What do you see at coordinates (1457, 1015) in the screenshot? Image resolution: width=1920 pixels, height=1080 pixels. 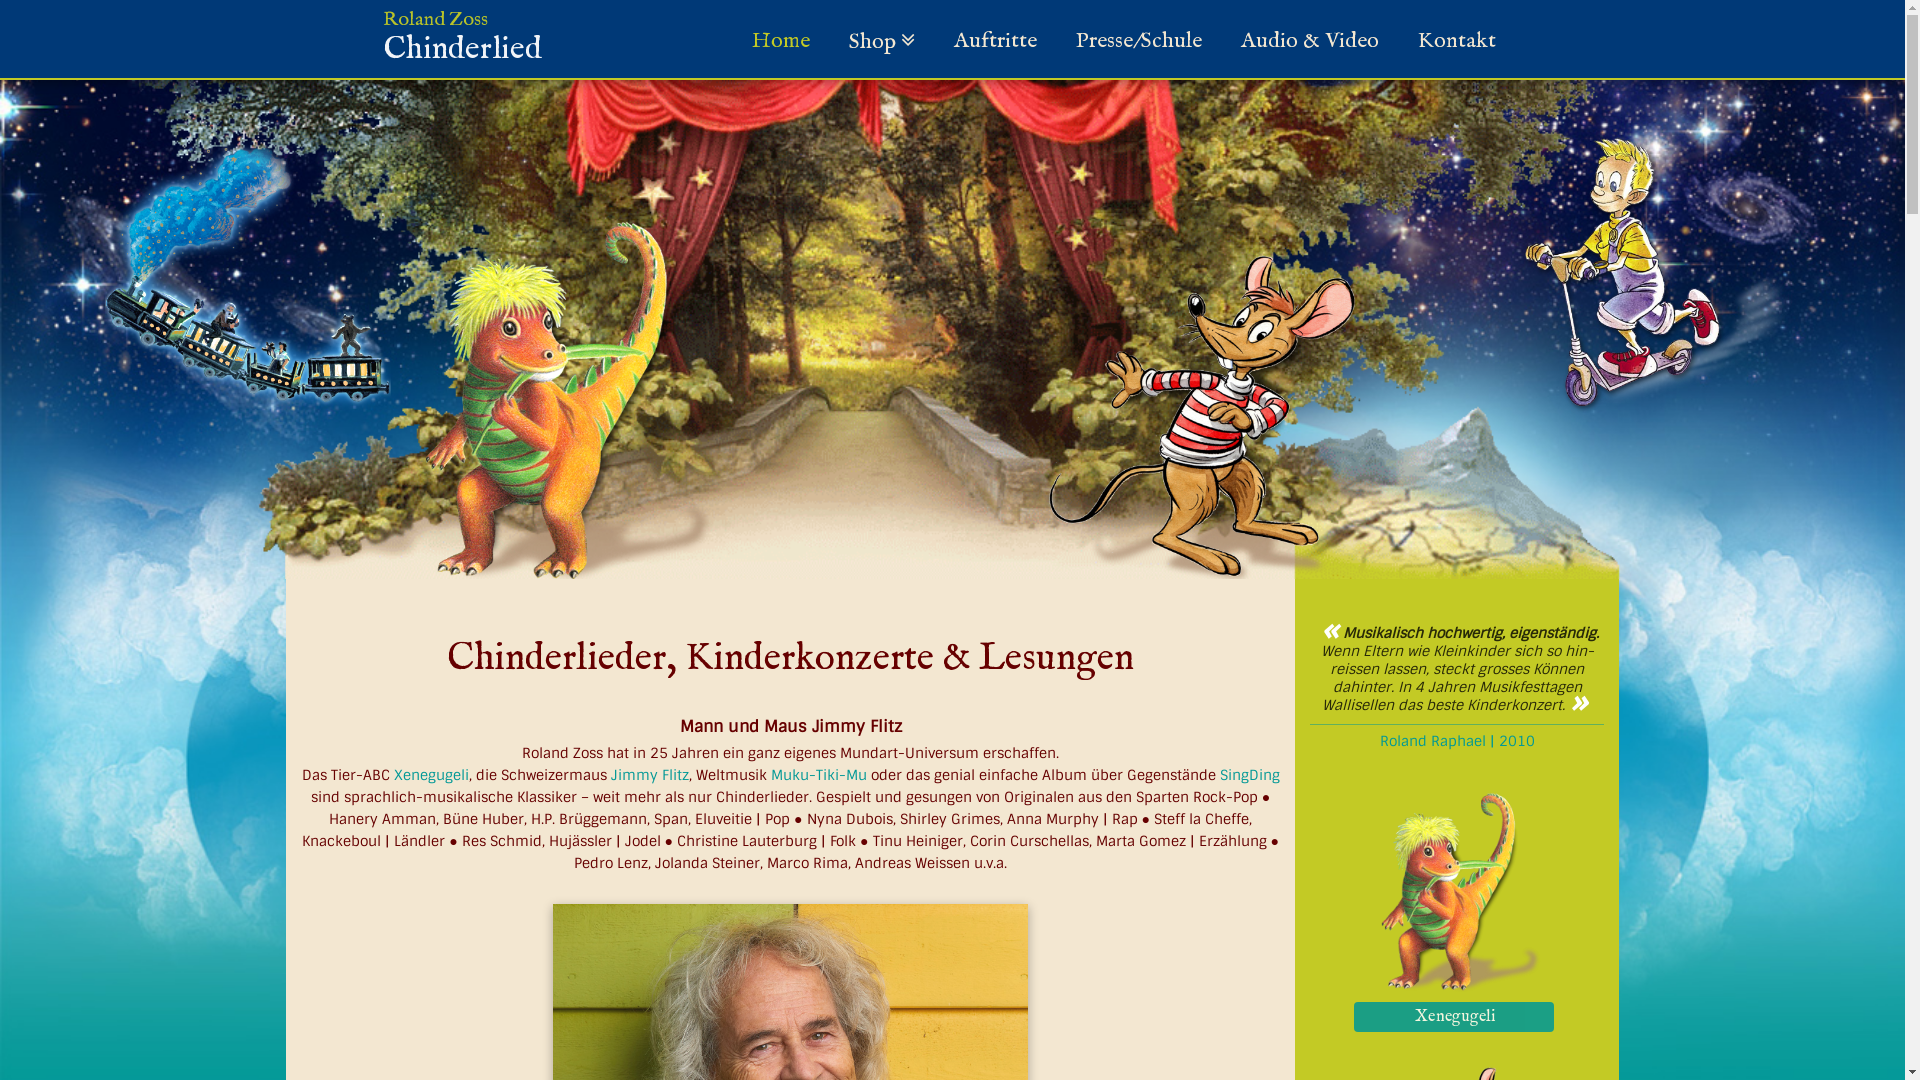 I see `'Xenegugeli'` at bounding box center [1457, 1015].